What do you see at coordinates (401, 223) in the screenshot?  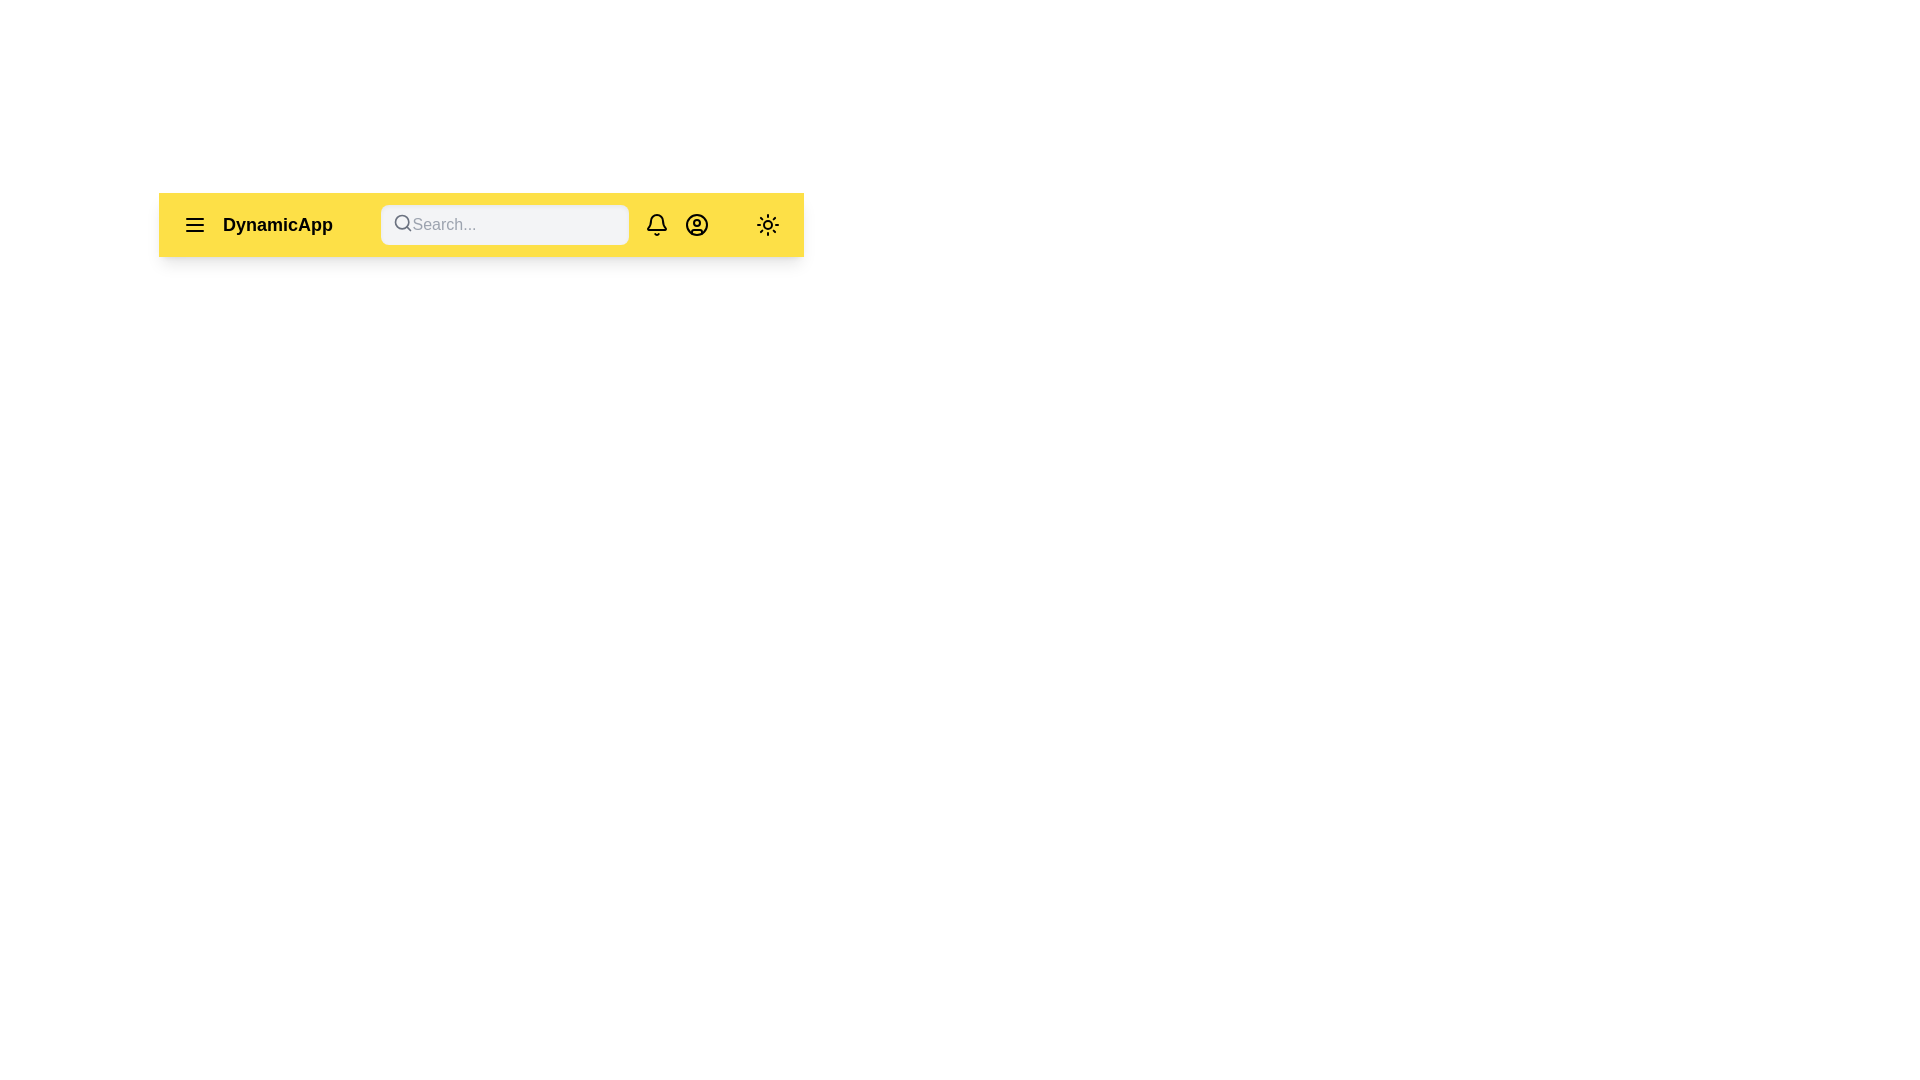 I see `search icon to activate the search functionality` at bounding box center [401, 223].